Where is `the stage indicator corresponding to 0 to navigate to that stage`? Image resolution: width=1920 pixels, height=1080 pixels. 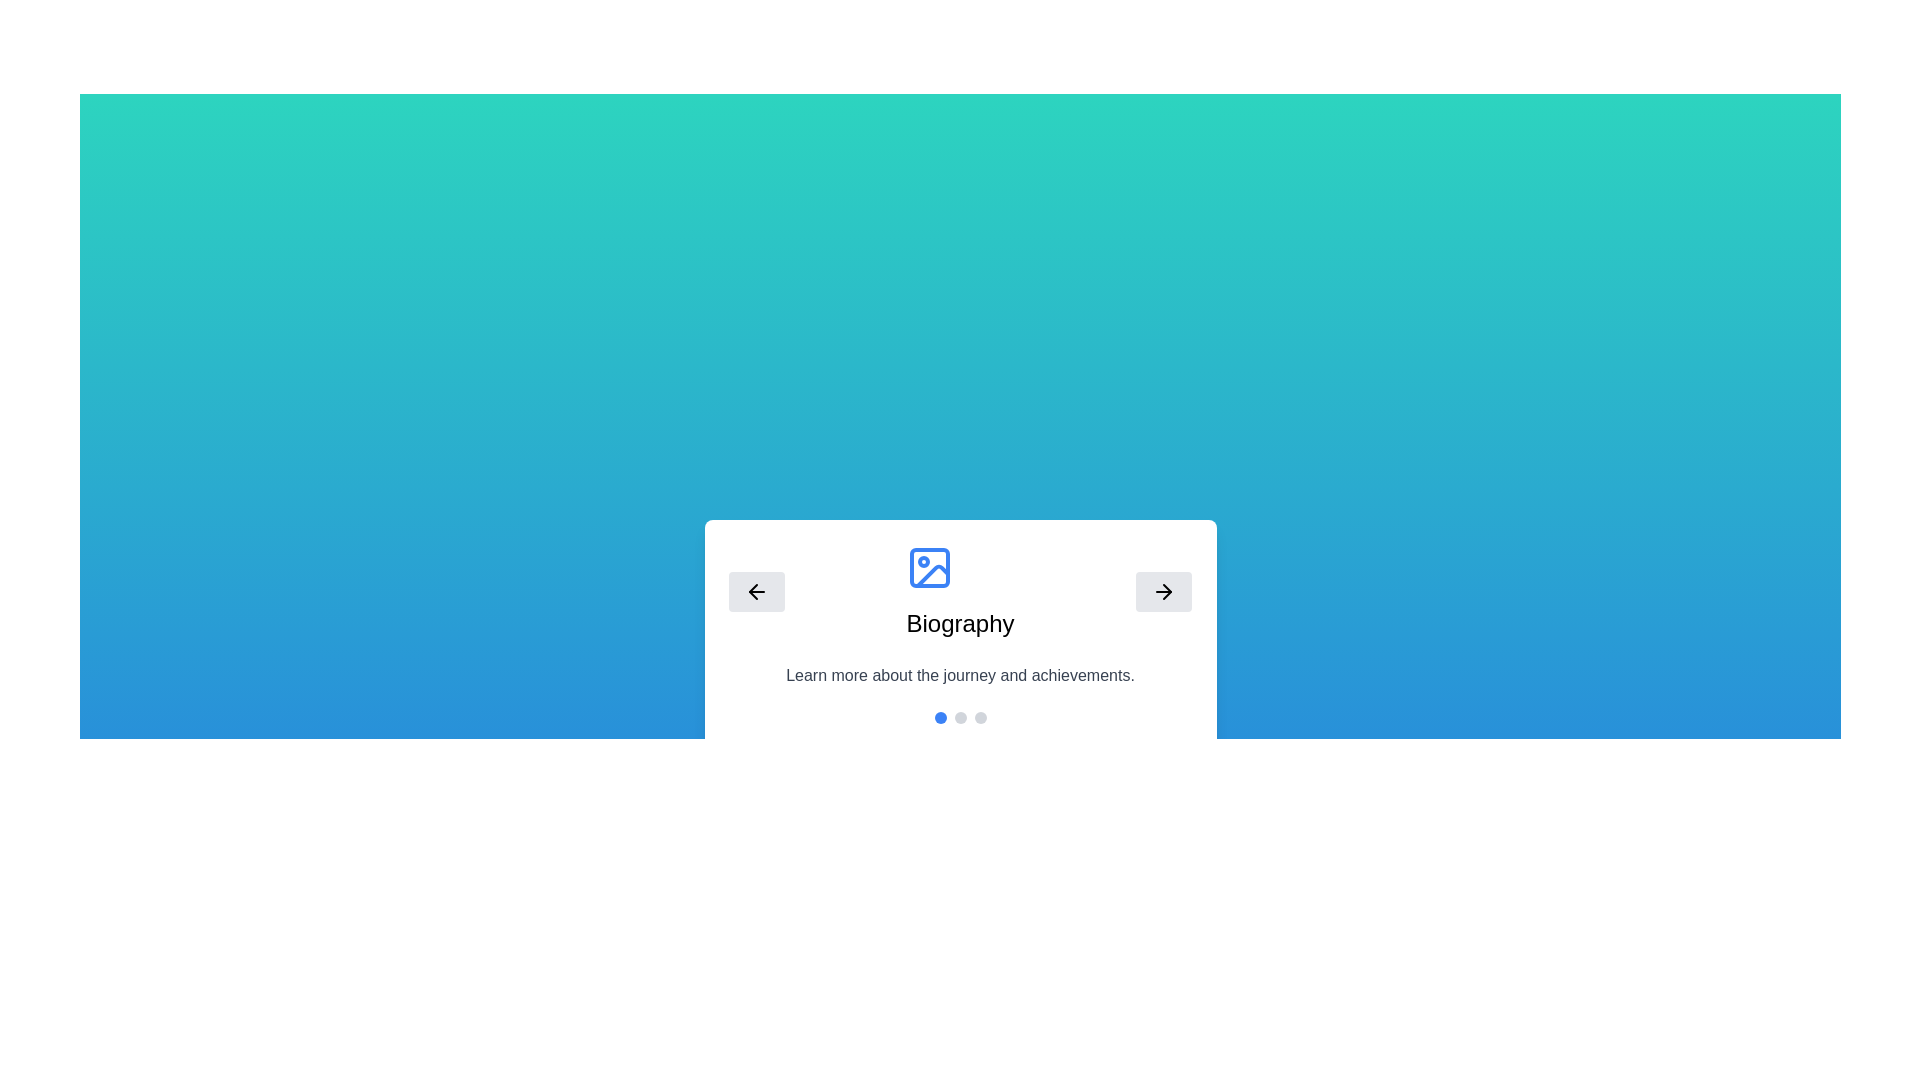 the stage indicator corresponding to 0 to navigate to that stage is located at coordinates (939, 716).